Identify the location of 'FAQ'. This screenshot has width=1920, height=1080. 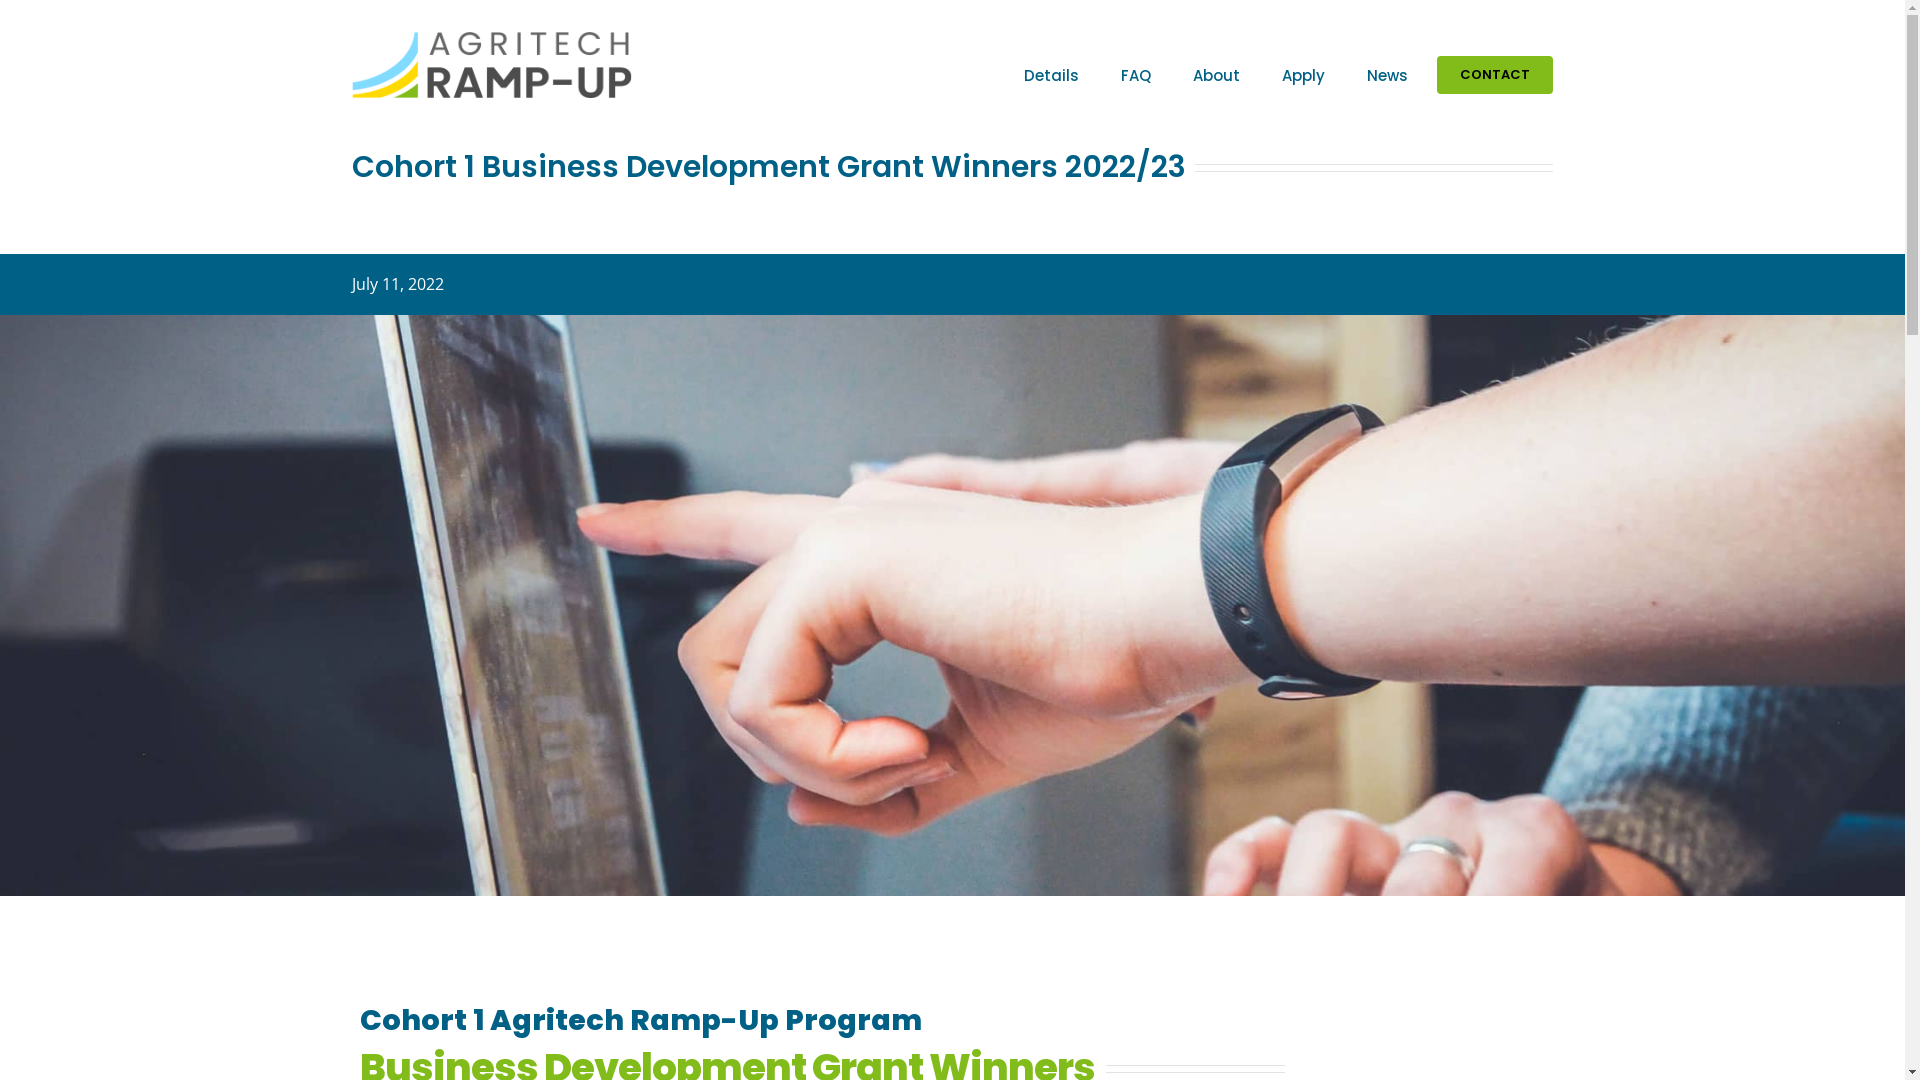
(1136, 73).